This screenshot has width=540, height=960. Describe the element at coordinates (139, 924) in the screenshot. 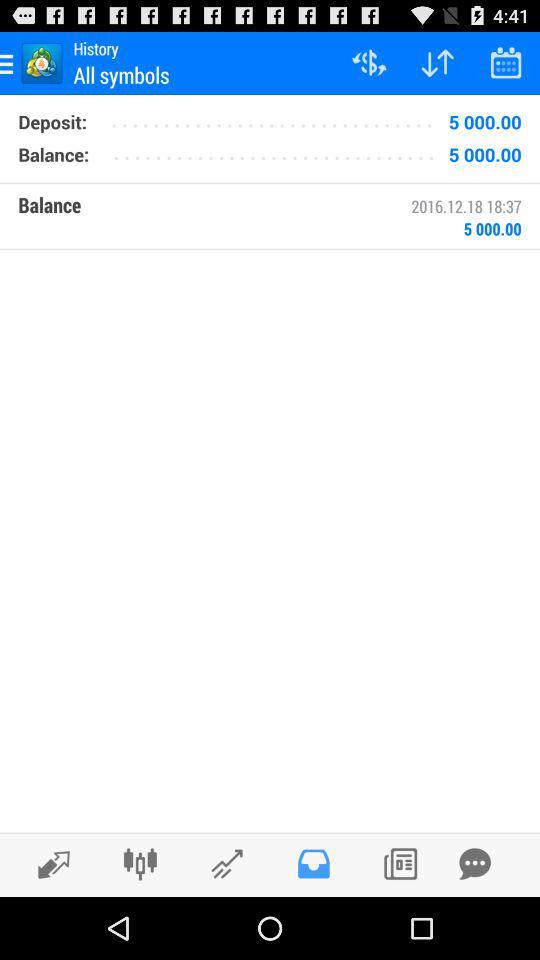

I see `the sliders icon` at that location.